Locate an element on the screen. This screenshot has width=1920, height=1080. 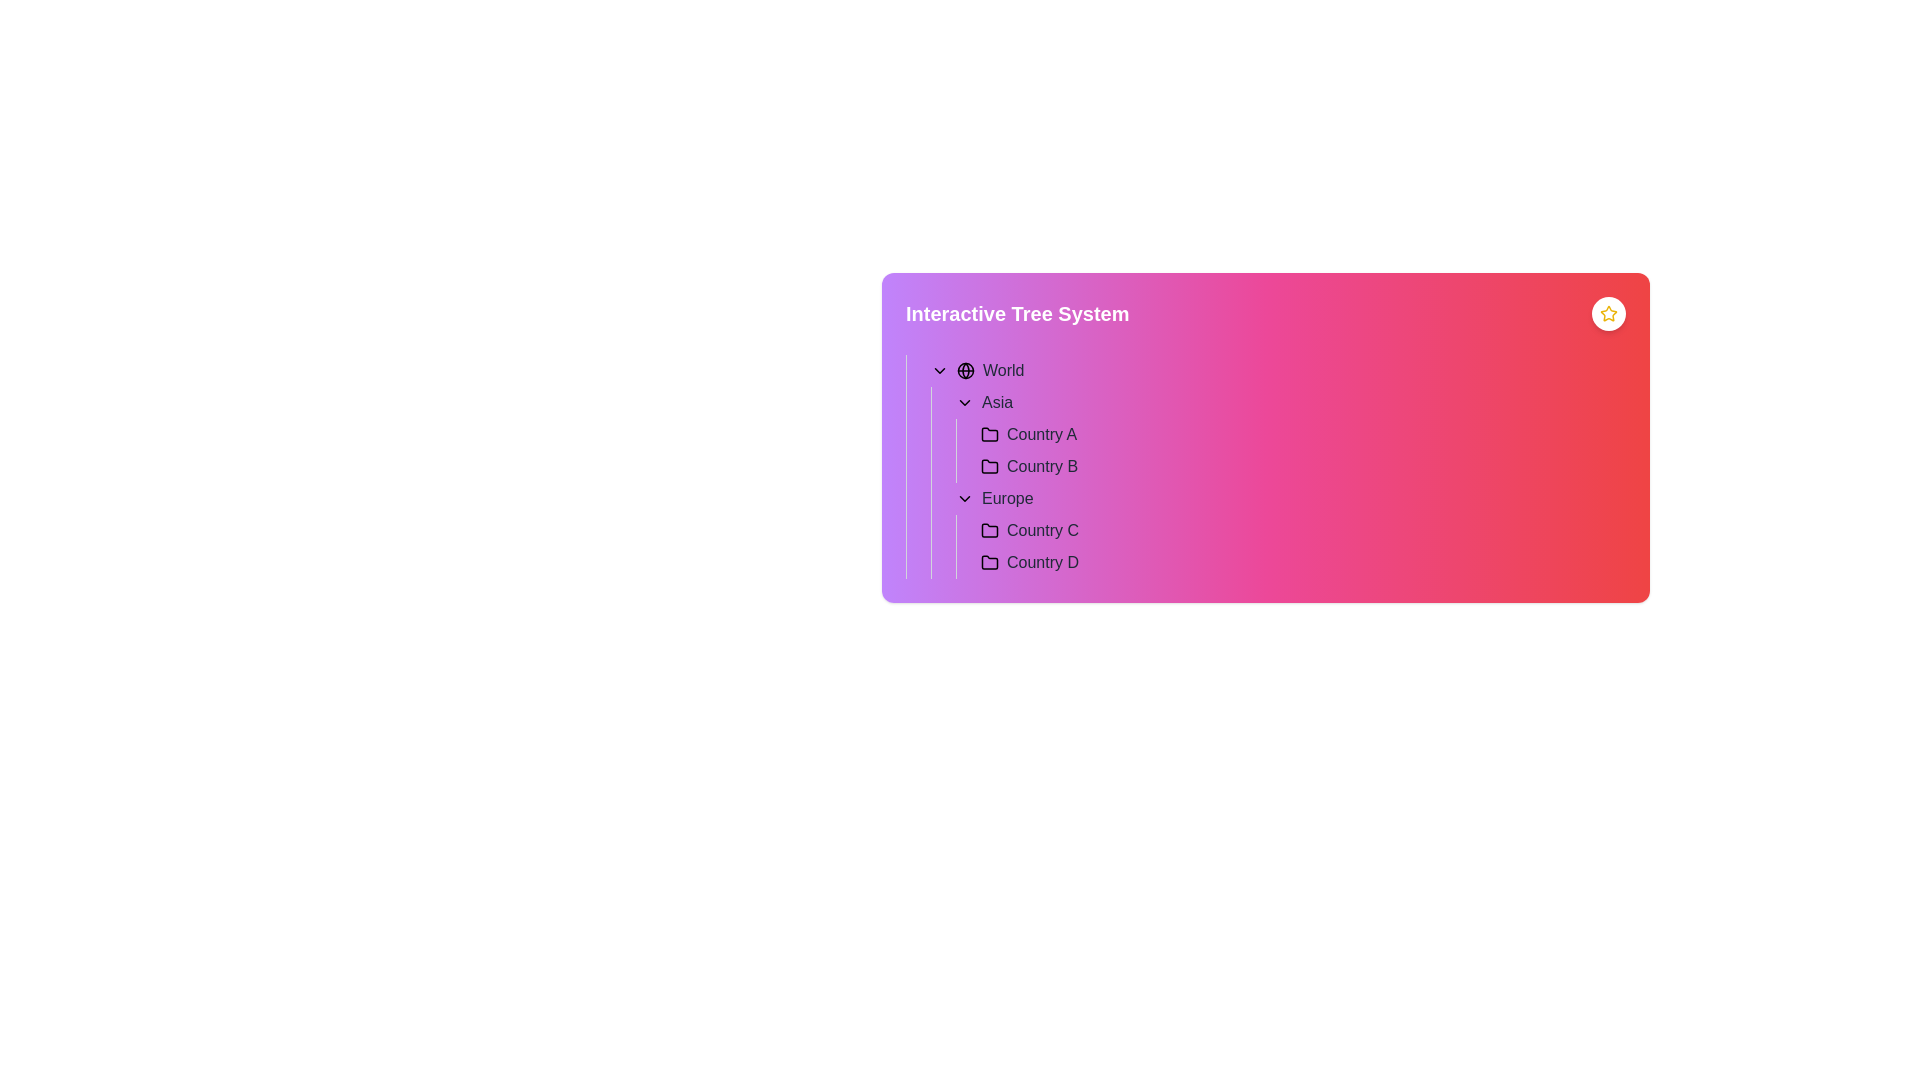
the folder-shaped icon located to the left of the text label 'Country C' is located at coordinates (989, 530).